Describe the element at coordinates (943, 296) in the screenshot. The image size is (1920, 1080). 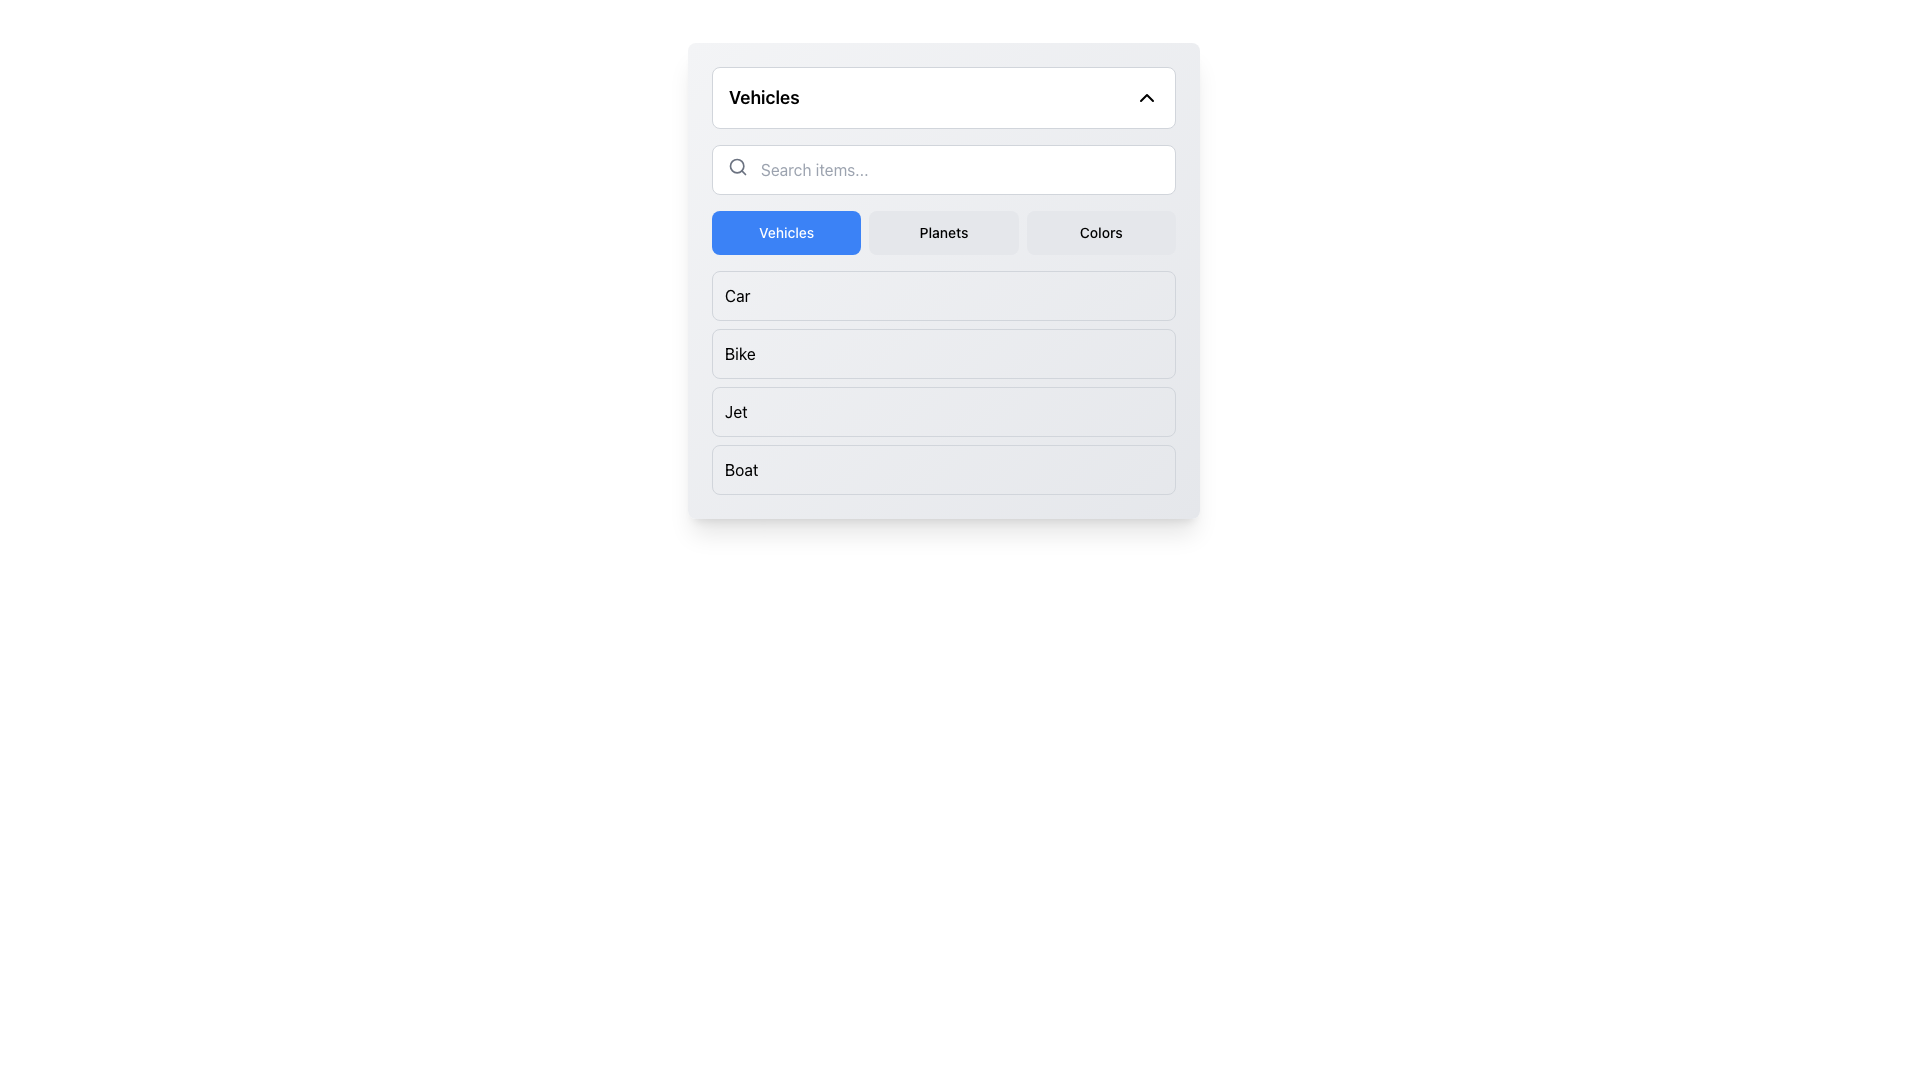
I see `the button-like selectable panel` at that location.